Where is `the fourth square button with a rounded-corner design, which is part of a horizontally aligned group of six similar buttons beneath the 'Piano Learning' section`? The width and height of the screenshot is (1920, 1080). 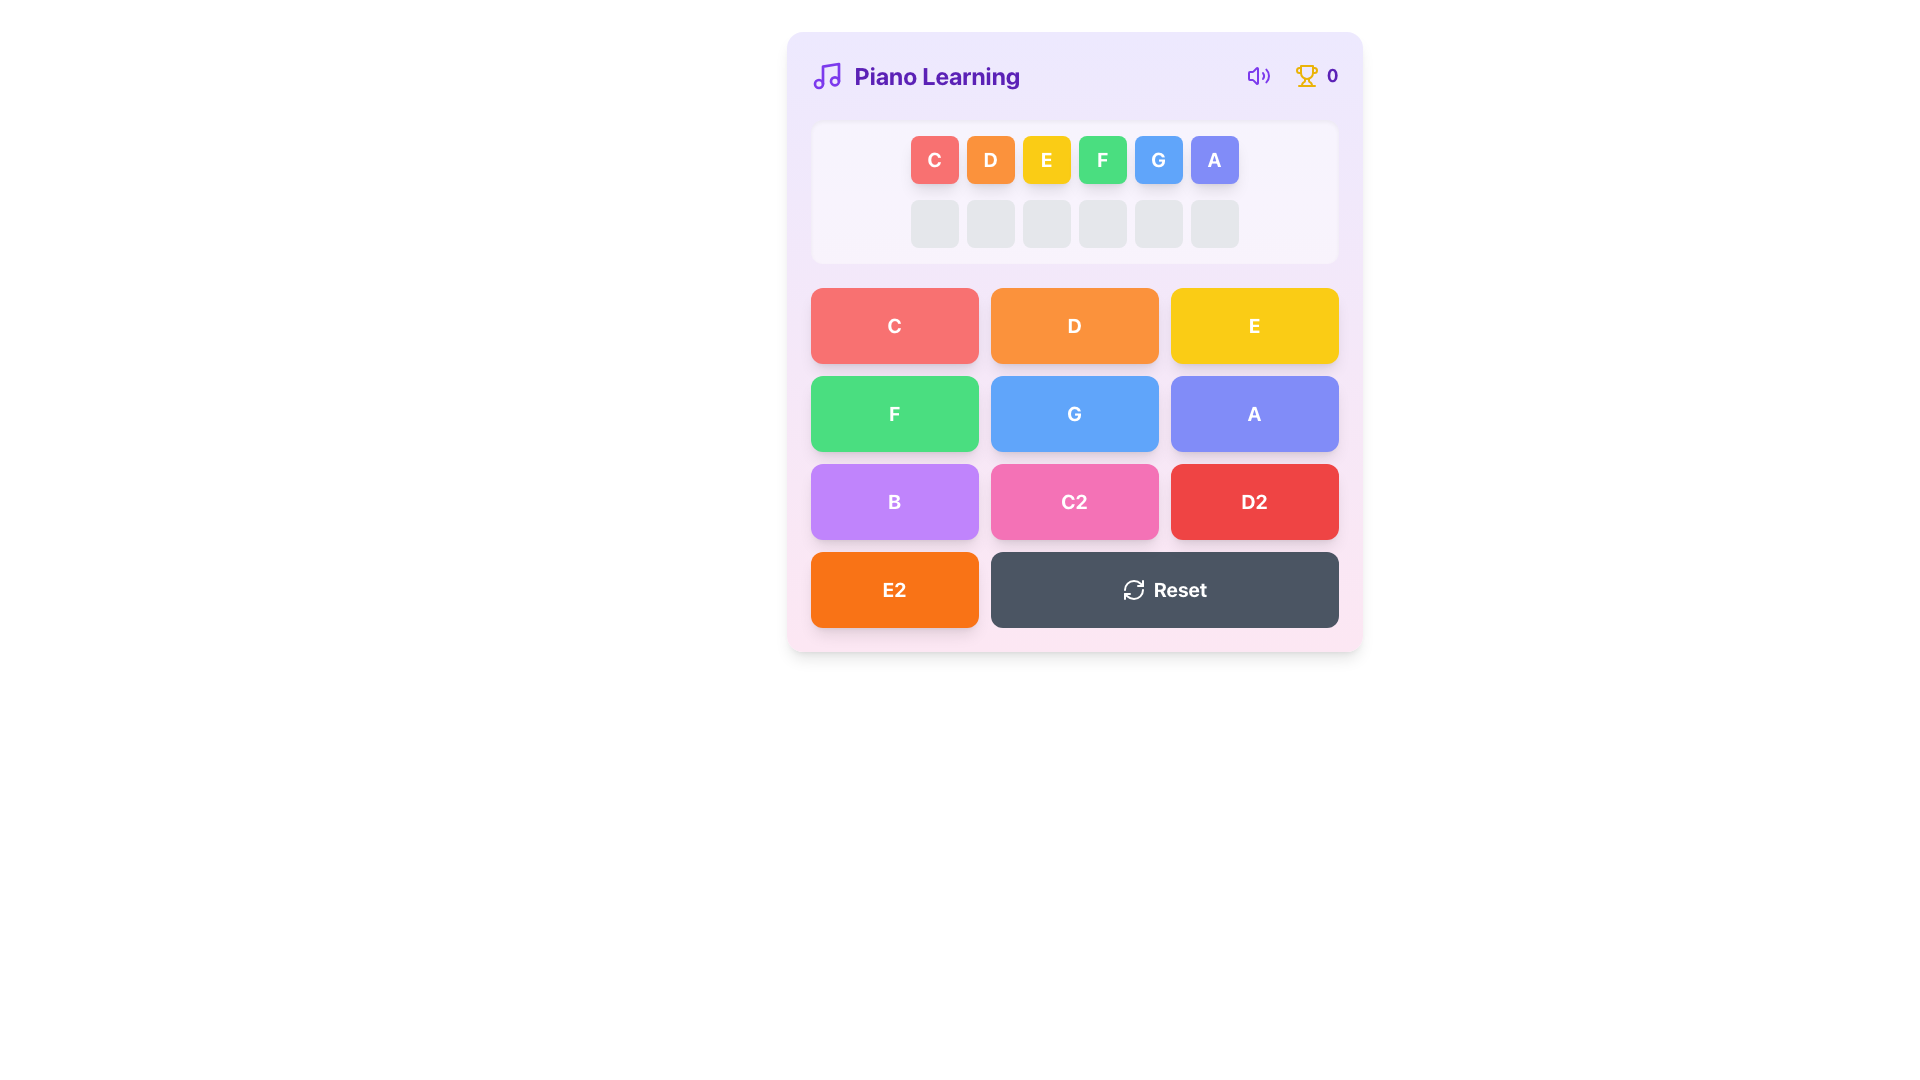
the fourth square button with a rounded-corner design, which is part of a horizontally aligned group of six similar buttons beneath the 'Piano Learning' section is located at coordinates (1101, 223).